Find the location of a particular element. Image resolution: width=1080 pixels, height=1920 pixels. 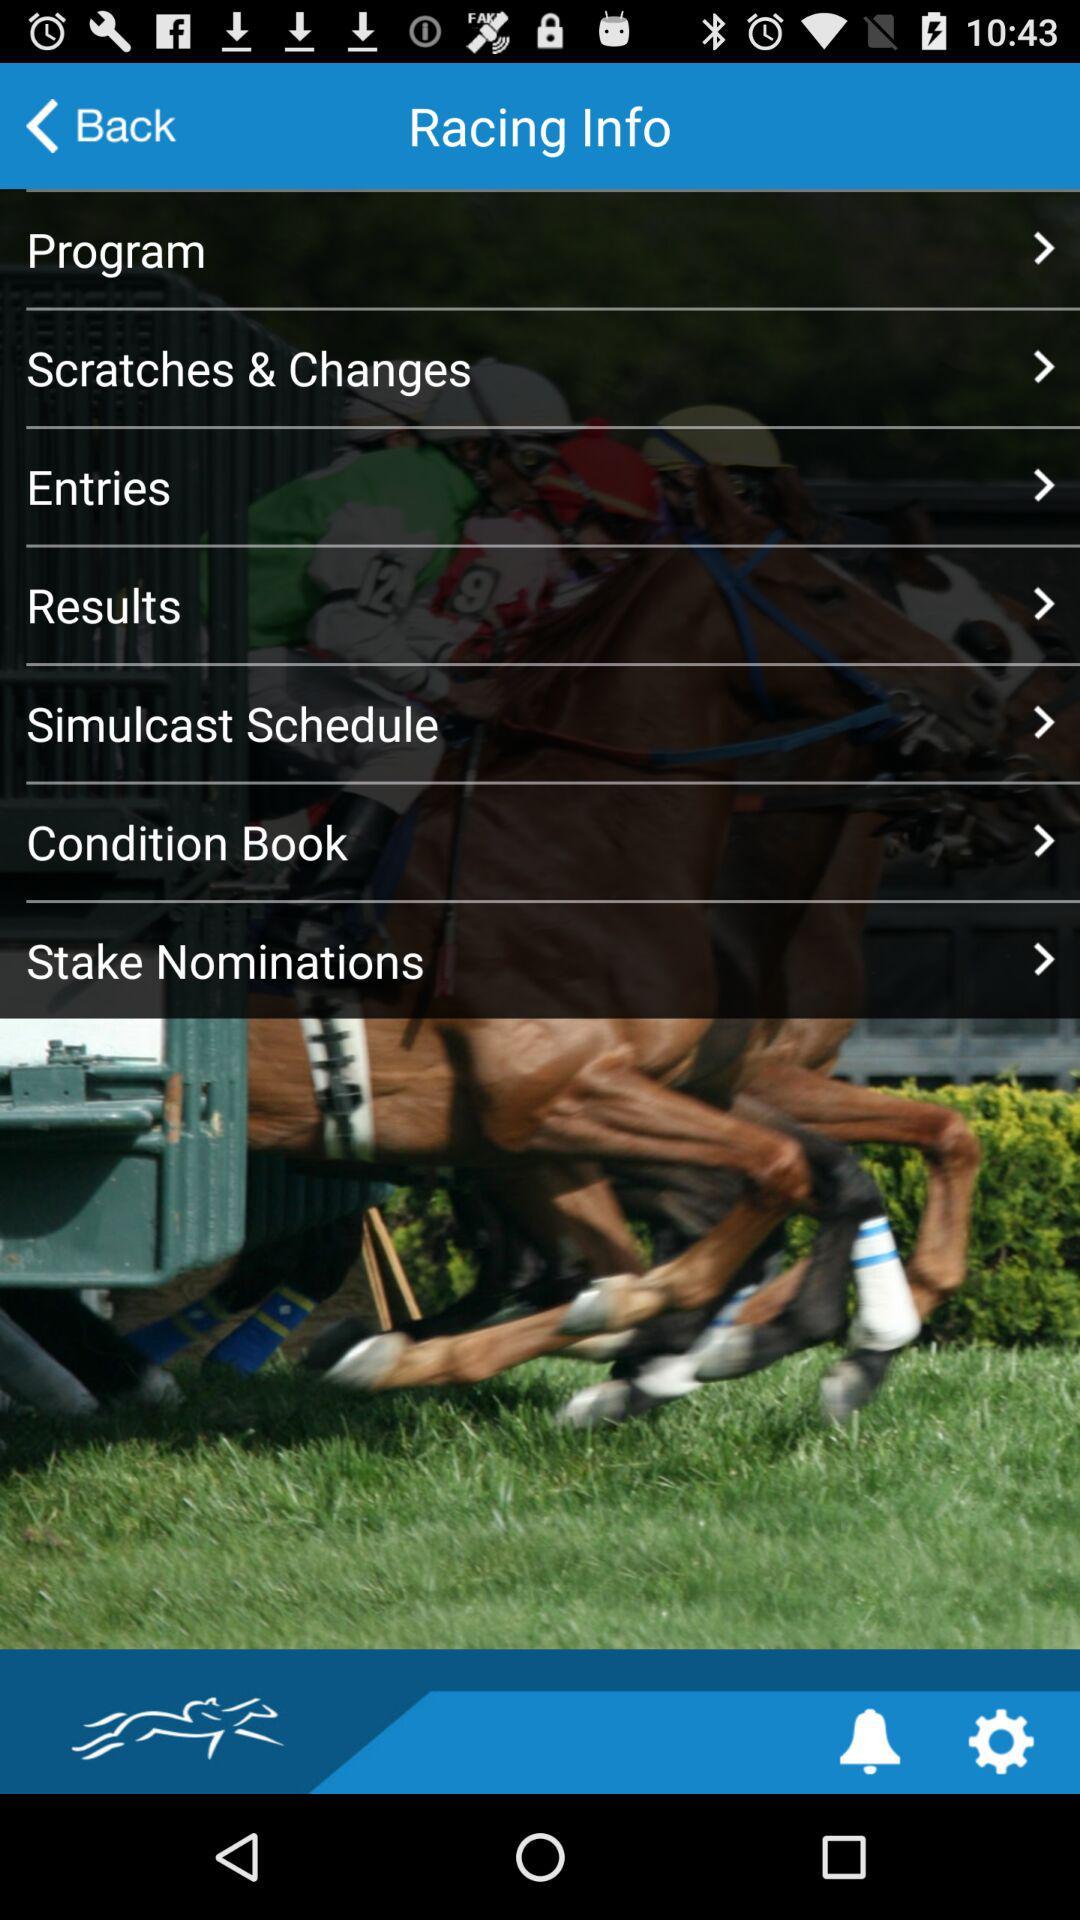

the icon at the bottom left corner is located at coordinates (156, 1740).